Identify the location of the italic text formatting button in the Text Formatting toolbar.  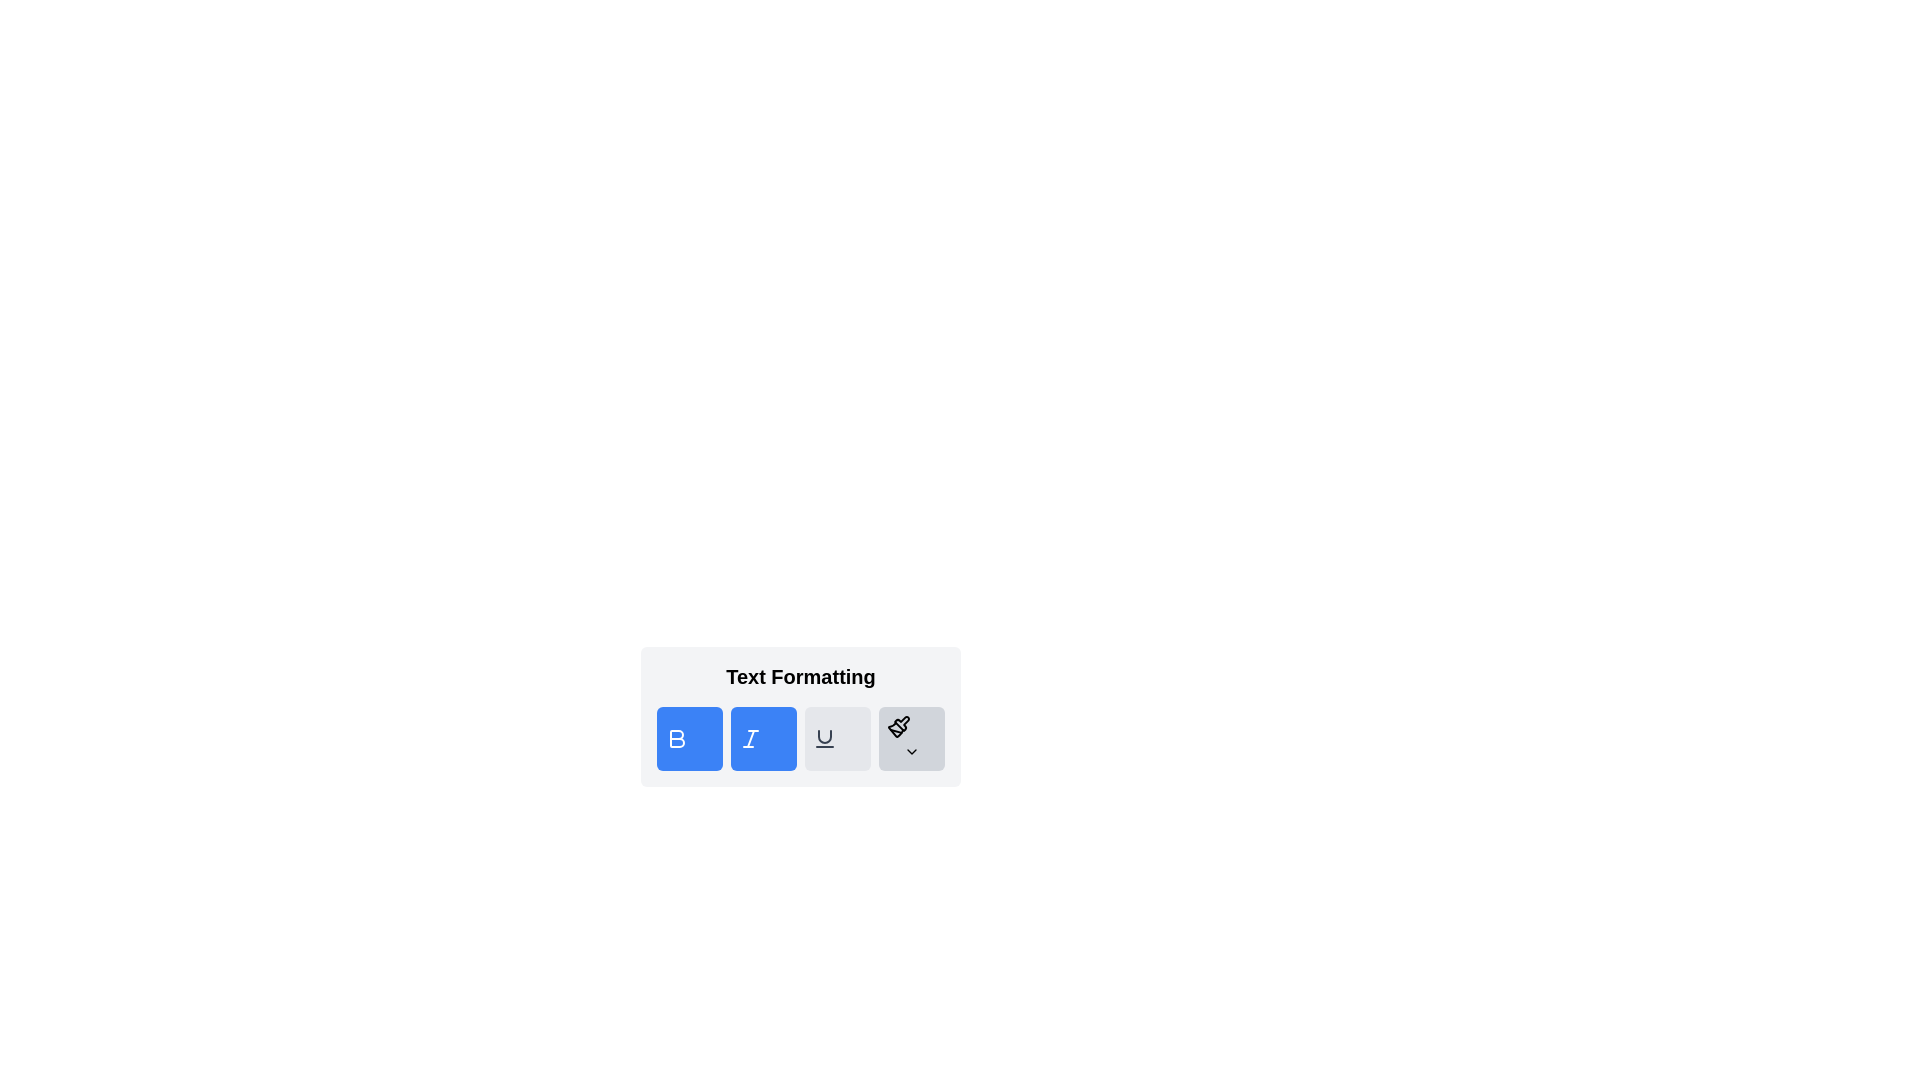
(749, 739).